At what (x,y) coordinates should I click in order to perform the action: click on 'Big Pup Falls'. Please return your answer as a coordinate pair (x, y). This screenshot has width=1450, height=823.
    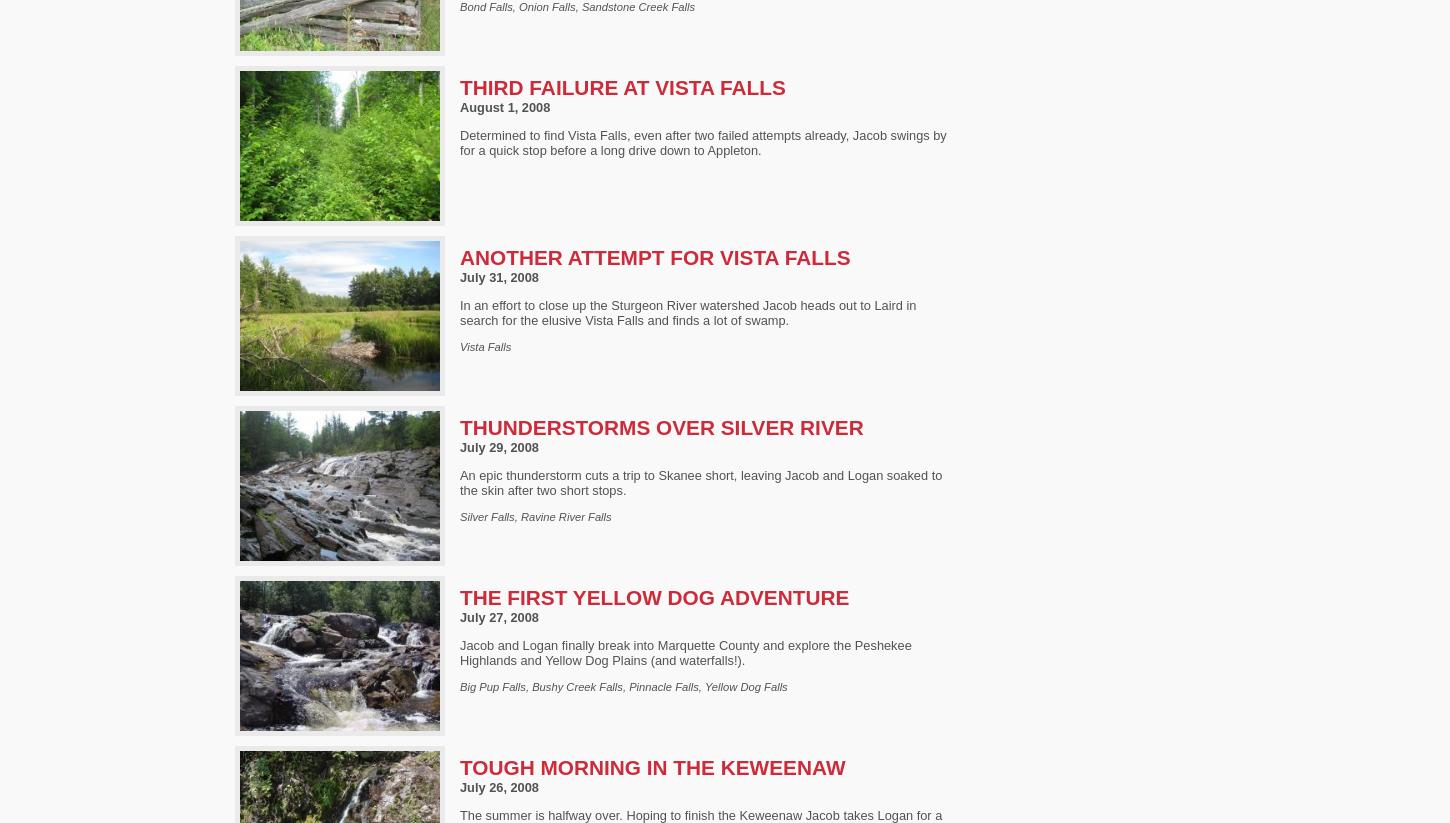
    Looking at the image, I should click on (492, 684).